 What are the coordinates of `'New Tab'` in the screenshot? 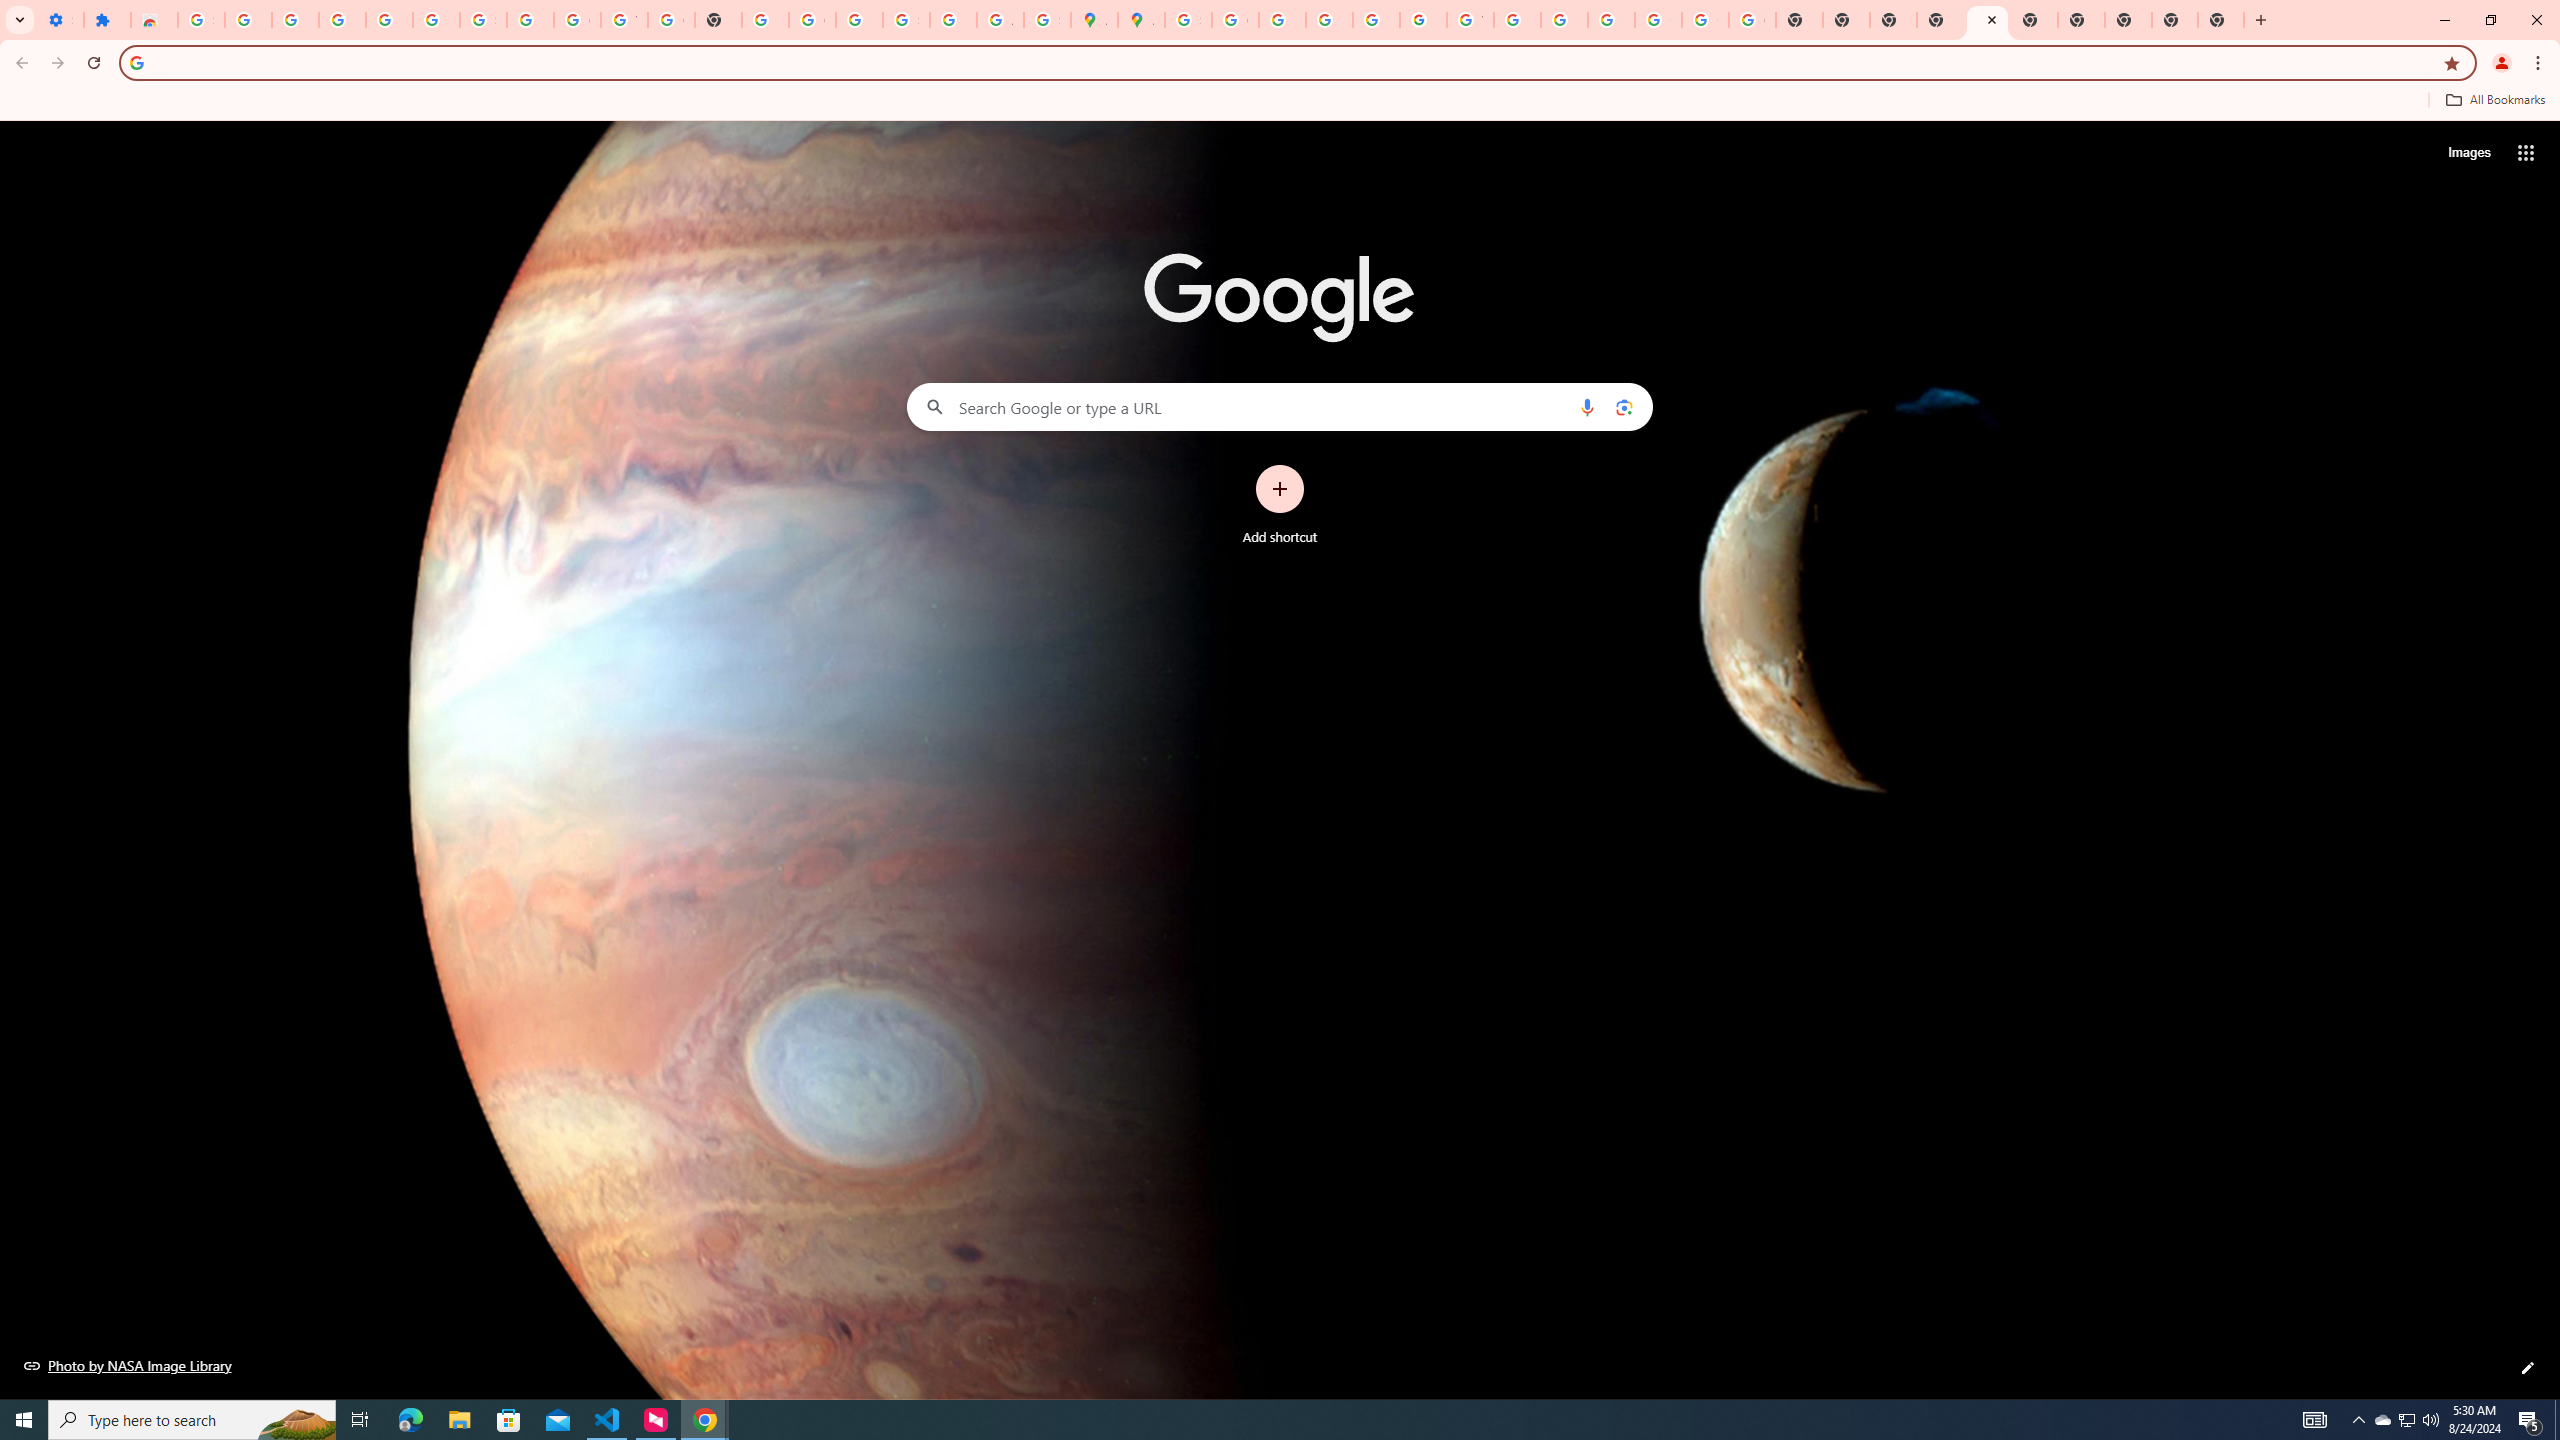 It's located at (2219, 19).